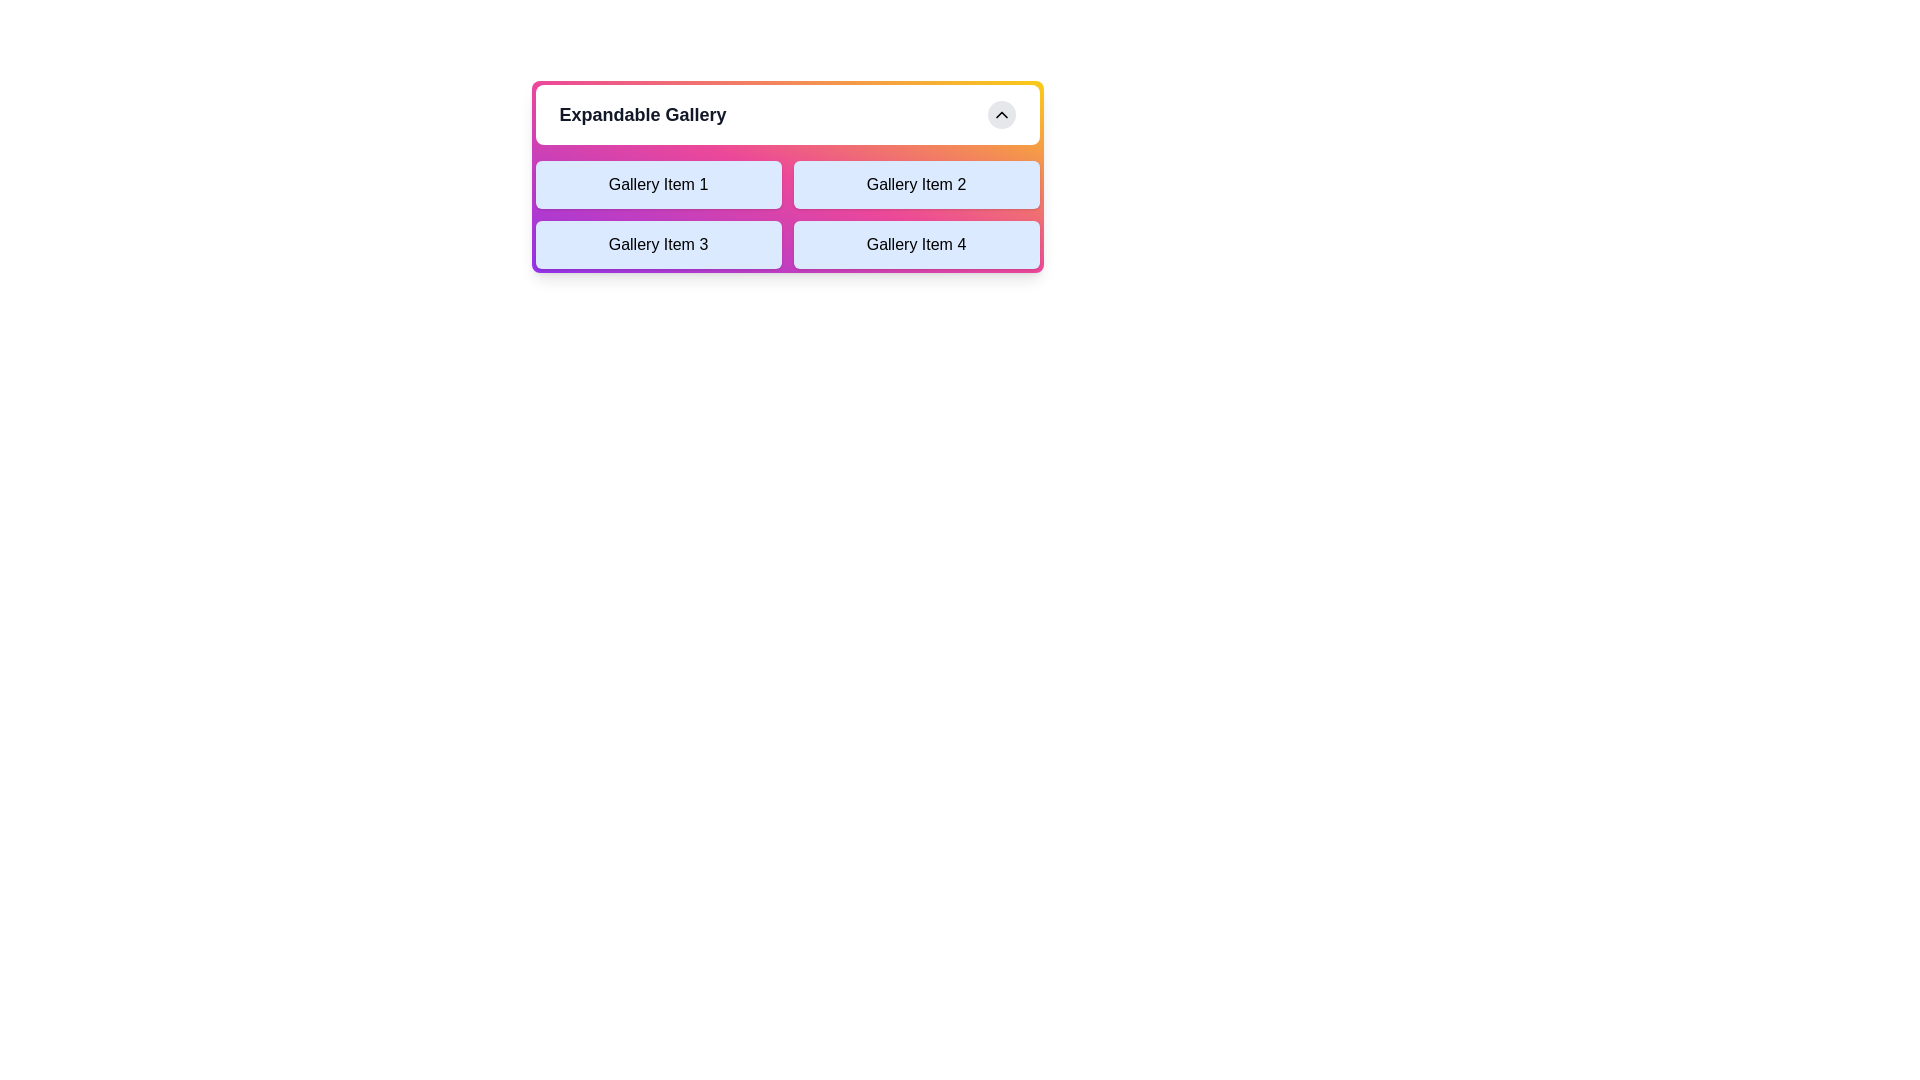  I want to click on the rectangular card with softly rounded corners and a light blue background that contains the text 'Gallery Item 3', located in the second row and first column of the grid beneath the title 'Expandable Gallery', so click(658, 244).